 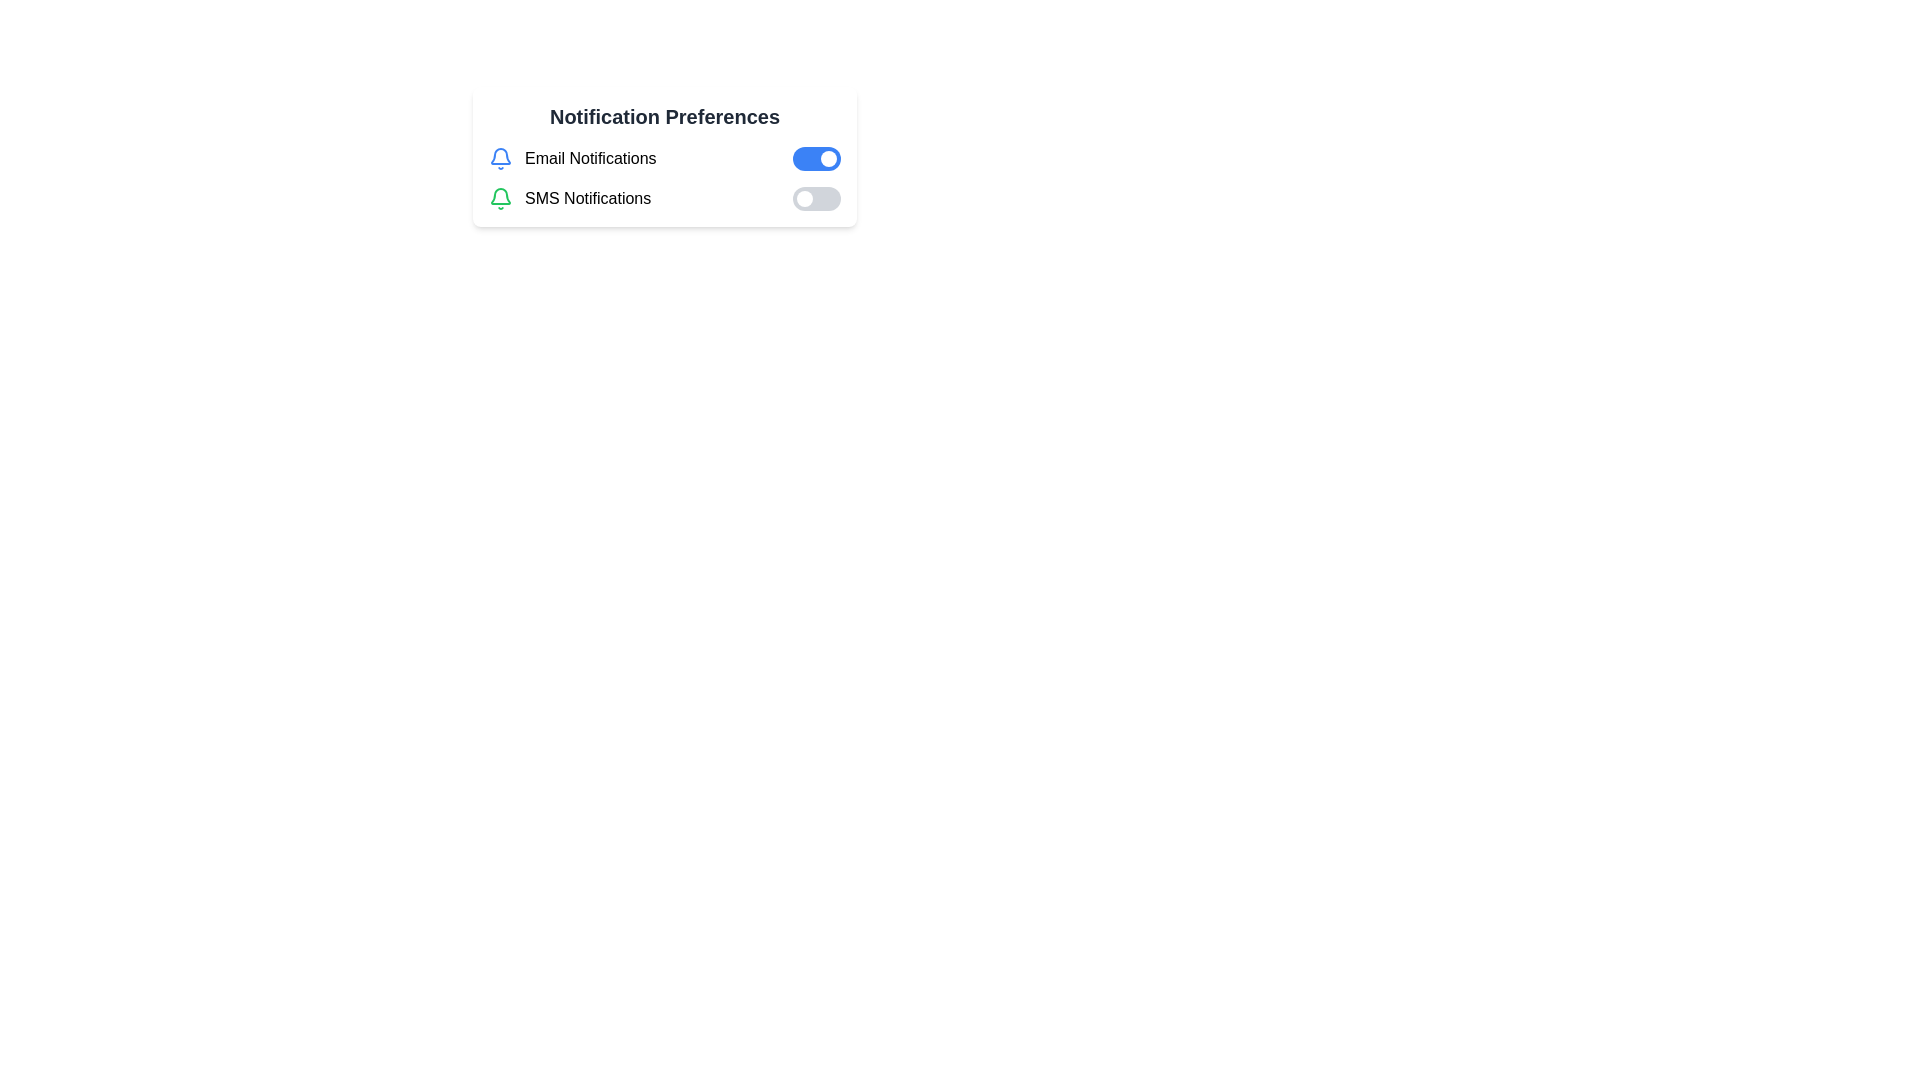 What do you see at coordinates (587, 199) in the screenshot?
I see `text from the SMS-based notification preferences label, which is the second item under the 'Notification Preferences' heading` at bounding box center [587, 199].